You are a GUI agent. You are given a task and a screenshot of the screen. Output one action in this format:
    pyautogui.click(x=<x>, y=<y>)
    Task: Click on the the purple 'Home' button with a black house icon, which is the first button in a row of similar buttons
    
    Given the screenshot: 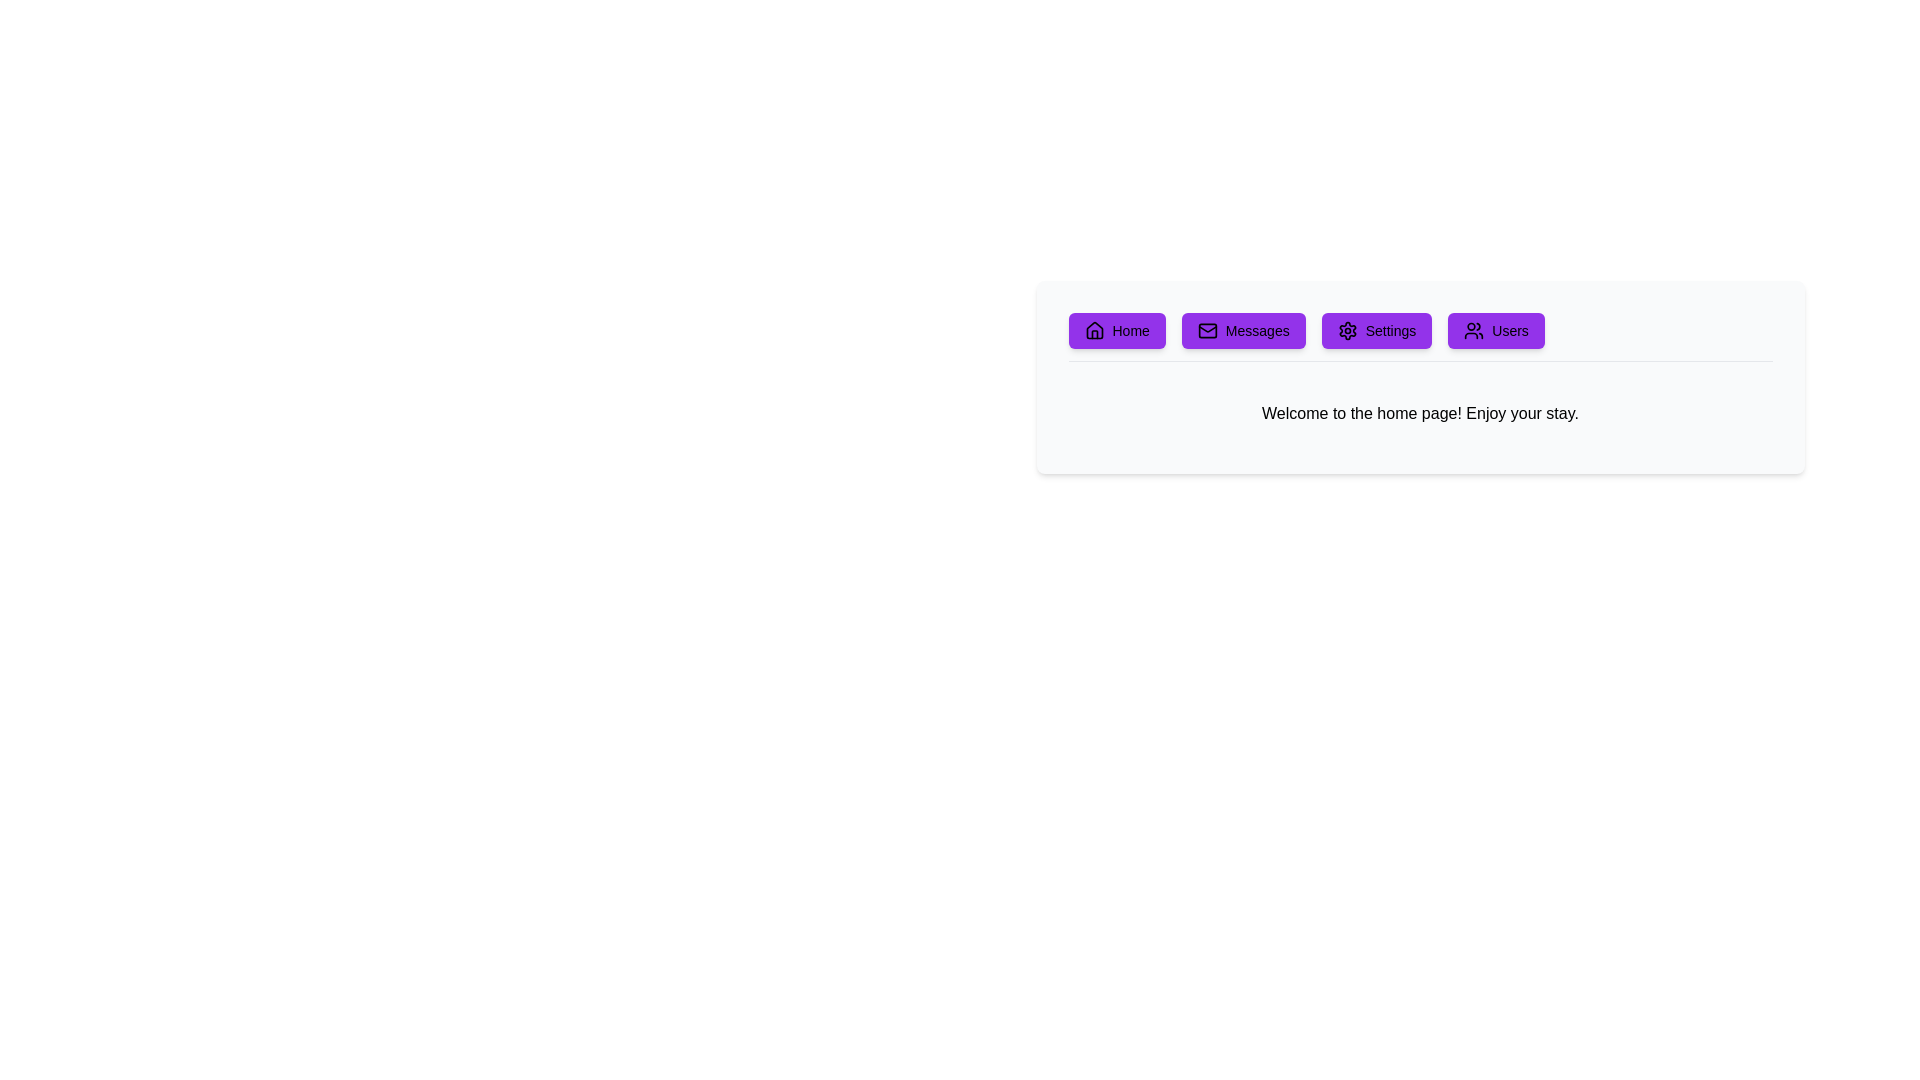 What is the action you would take?
    pyautogui.click(x=1116, y=330)
    